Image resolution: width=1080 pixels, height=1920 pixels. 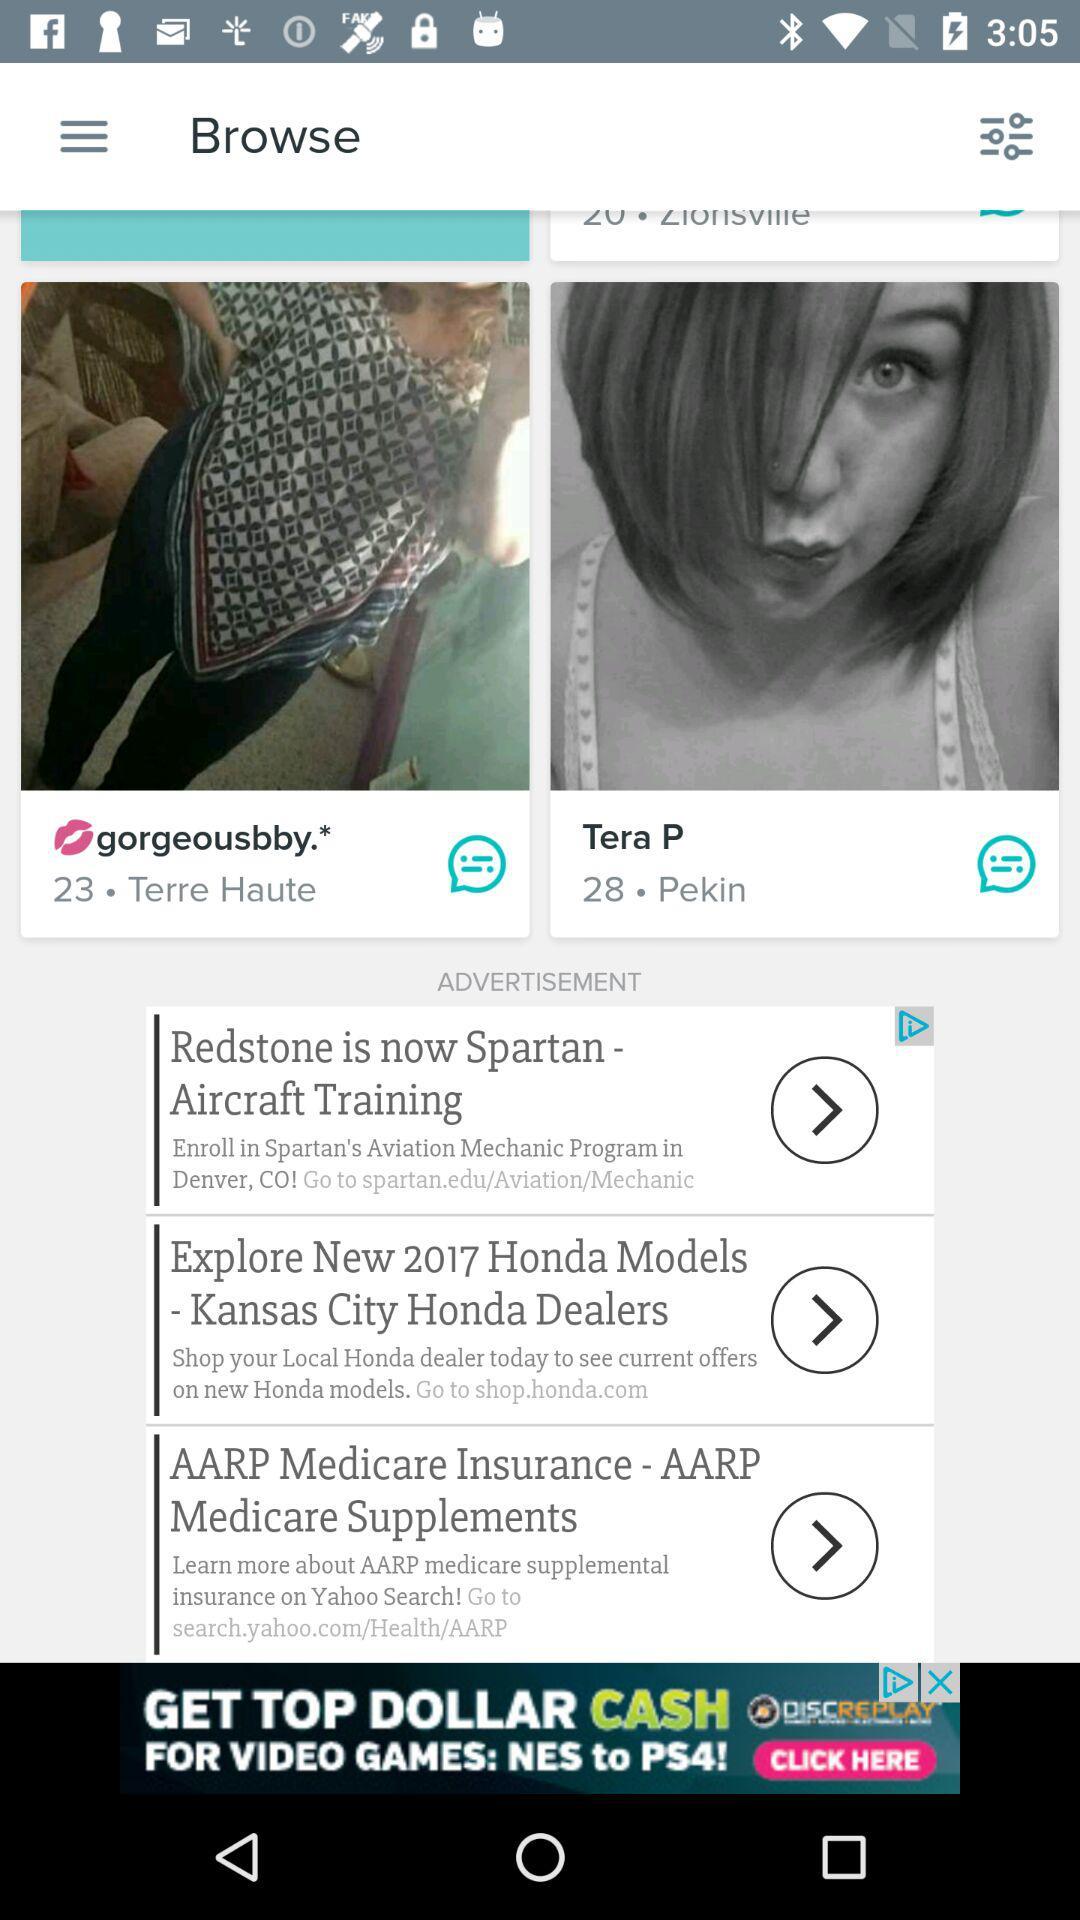 I want to click on user, so click(x=803, y=536).